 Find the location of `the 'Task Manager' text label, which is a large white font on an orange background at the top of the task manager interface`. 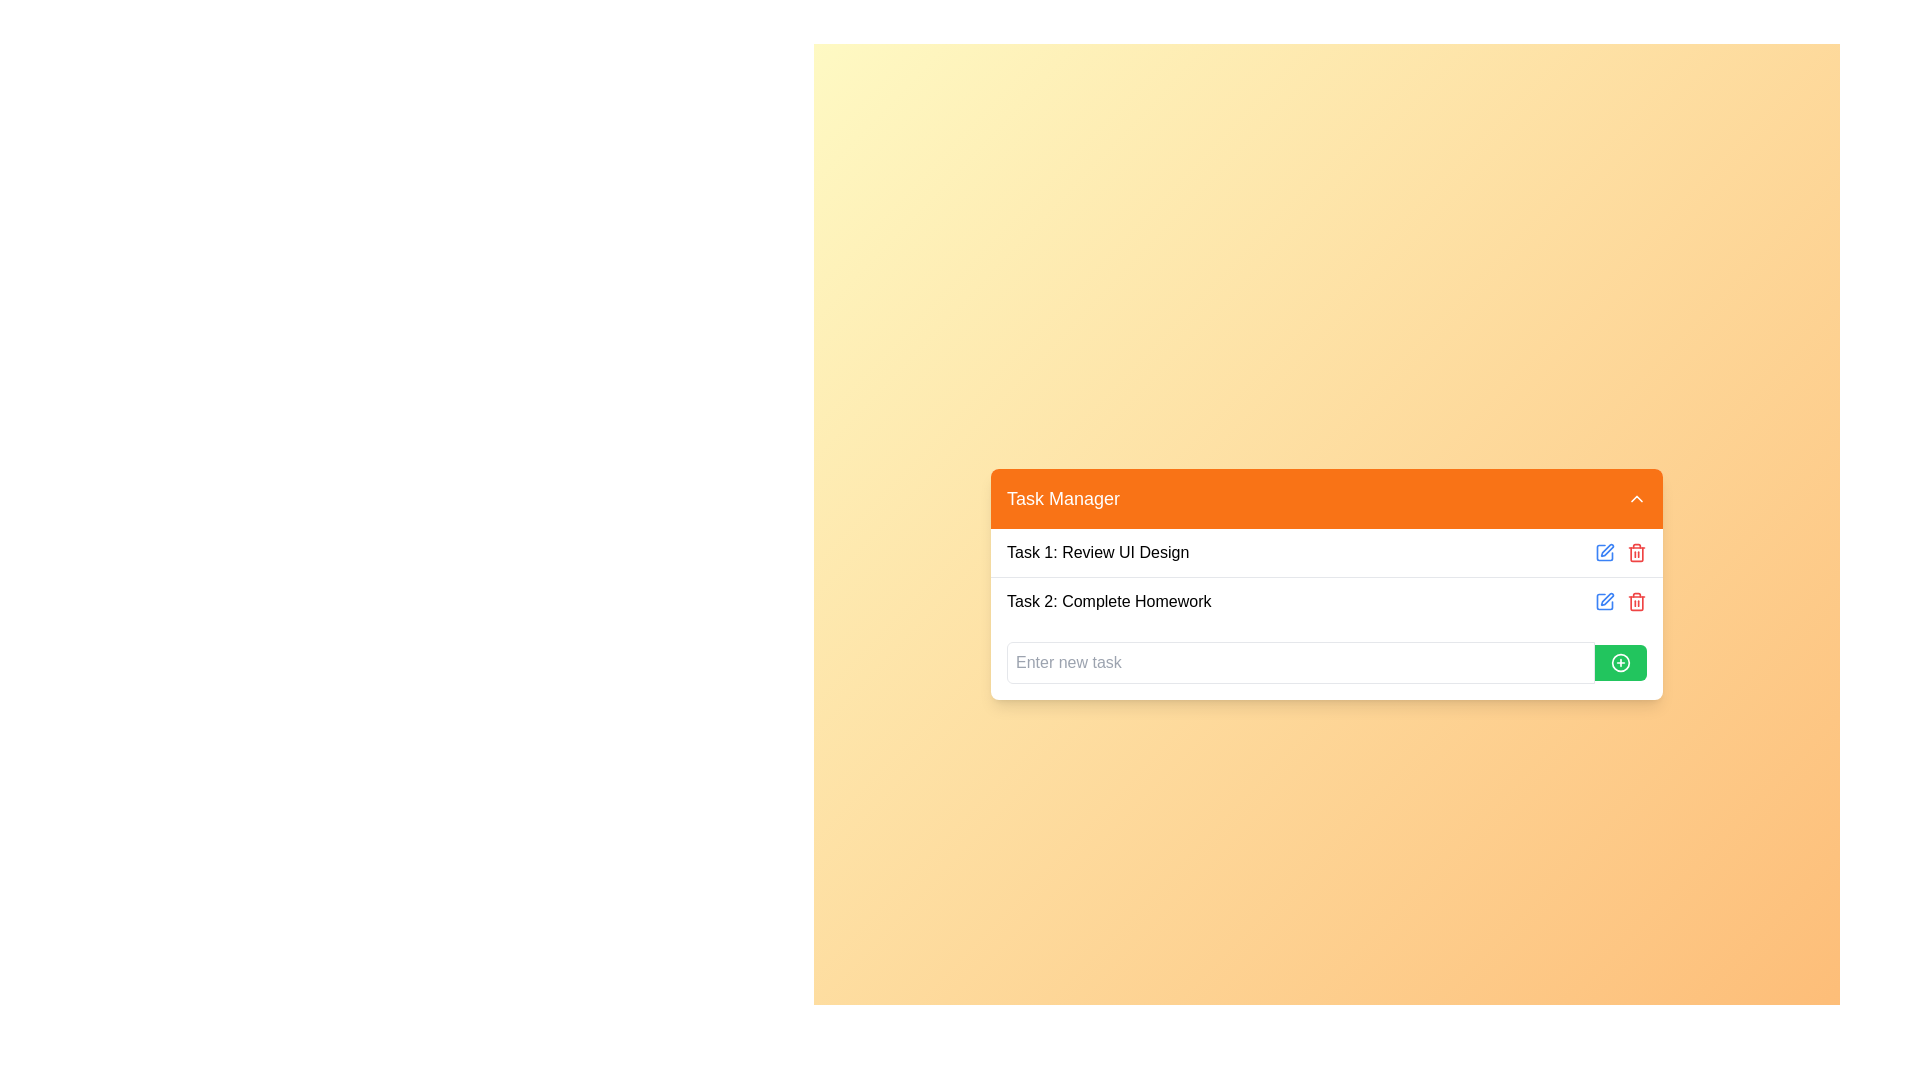

the 'Task Manager' text label, which is a large white font on an orange background at the top of the task manager interface is located at coordinates (1062, 497).